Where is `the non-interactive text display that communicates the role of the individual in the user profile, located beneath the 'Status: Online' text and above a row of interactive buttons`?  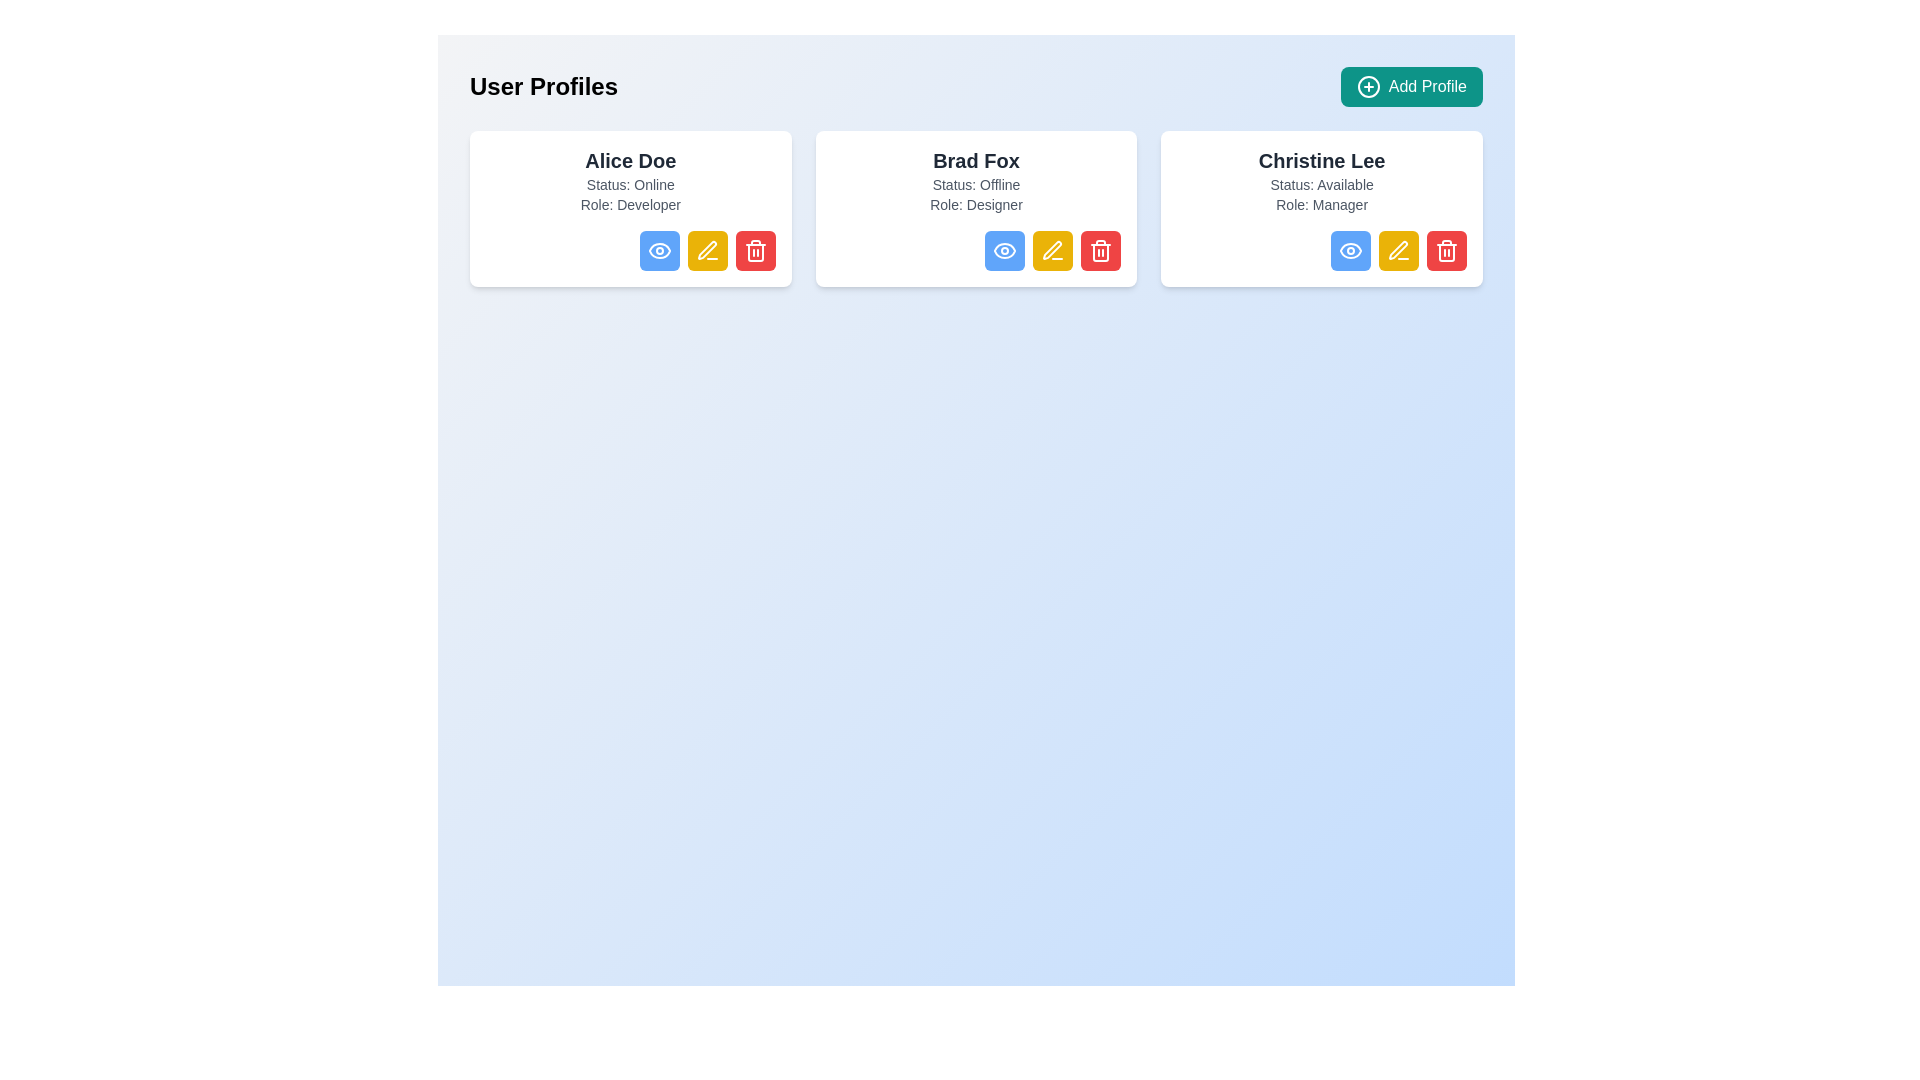 the non-interactive text display that communicates the role of the individual in the user profile, located beneath the 'Status: Online' text and above a row of interactive buttons is located at coordinates (629, 204).